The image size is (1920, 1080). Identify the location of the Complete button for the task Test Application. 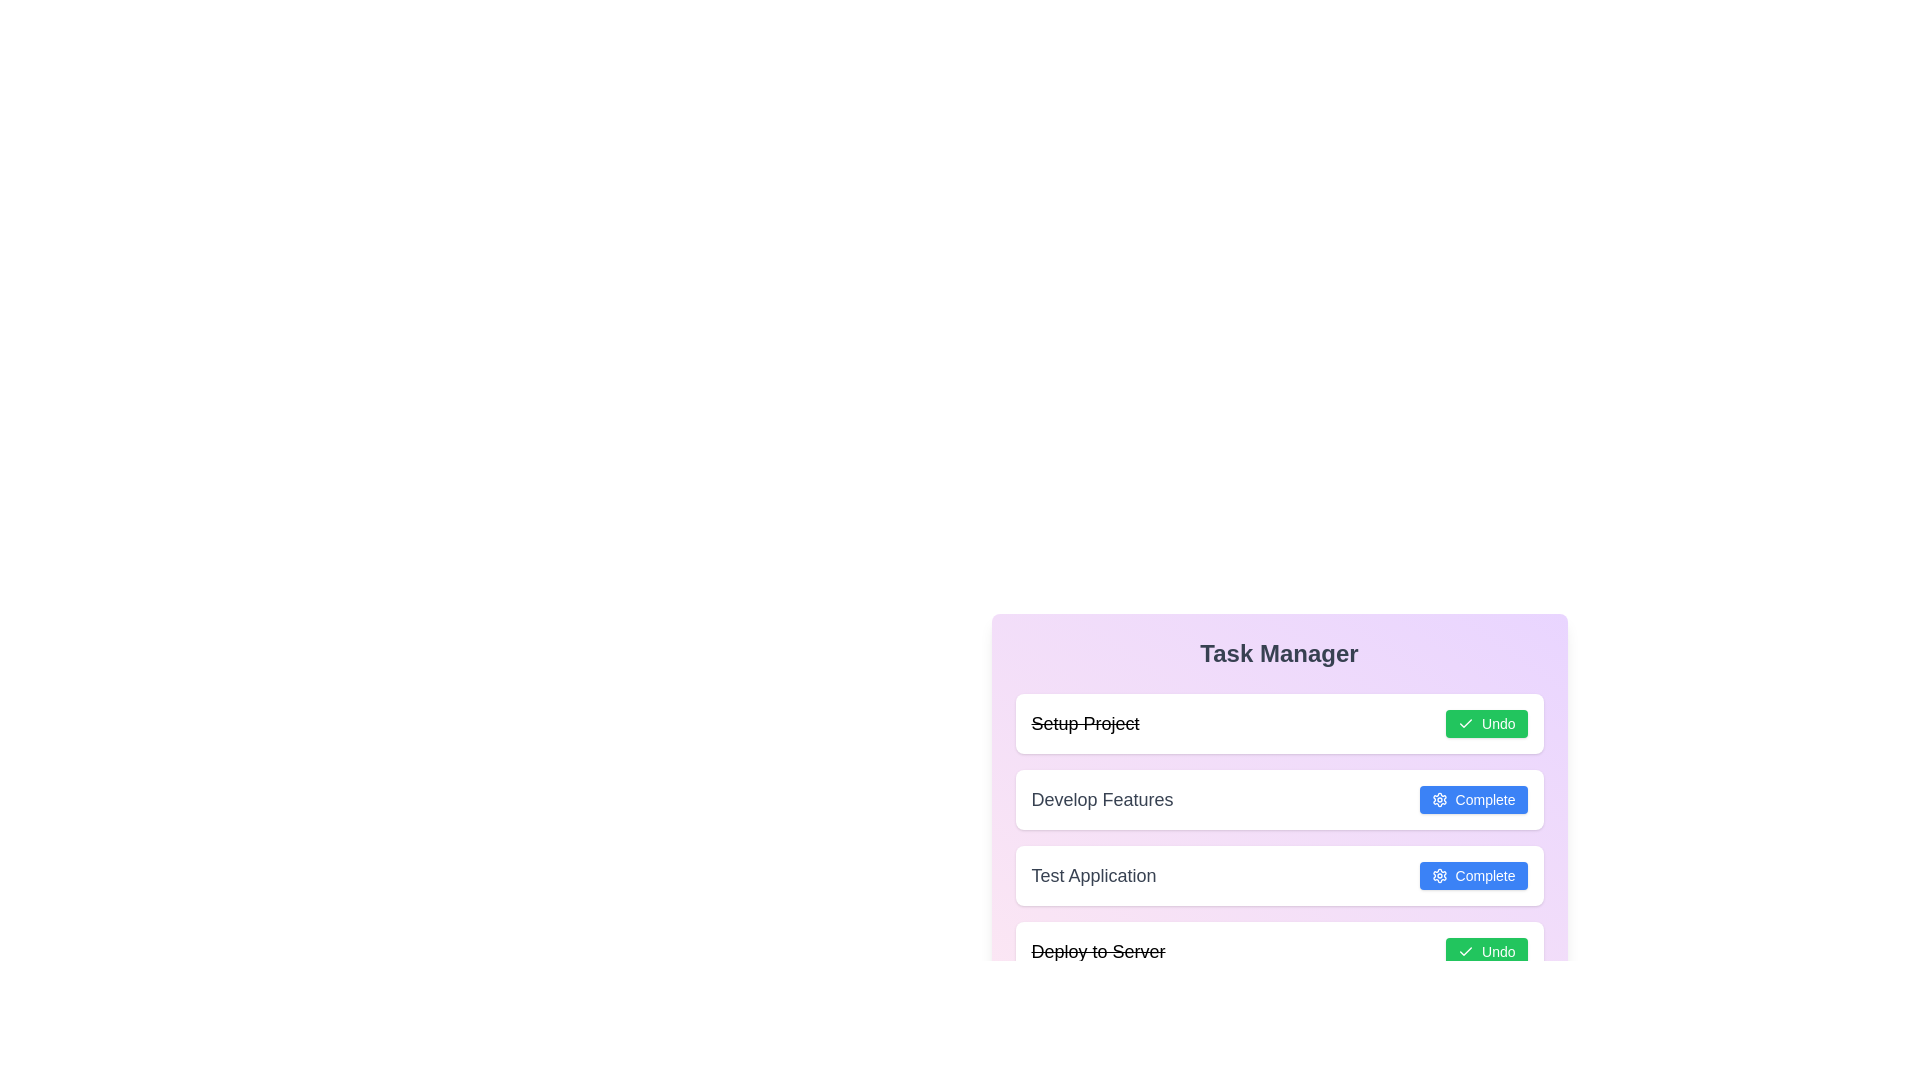
(1473, 874).